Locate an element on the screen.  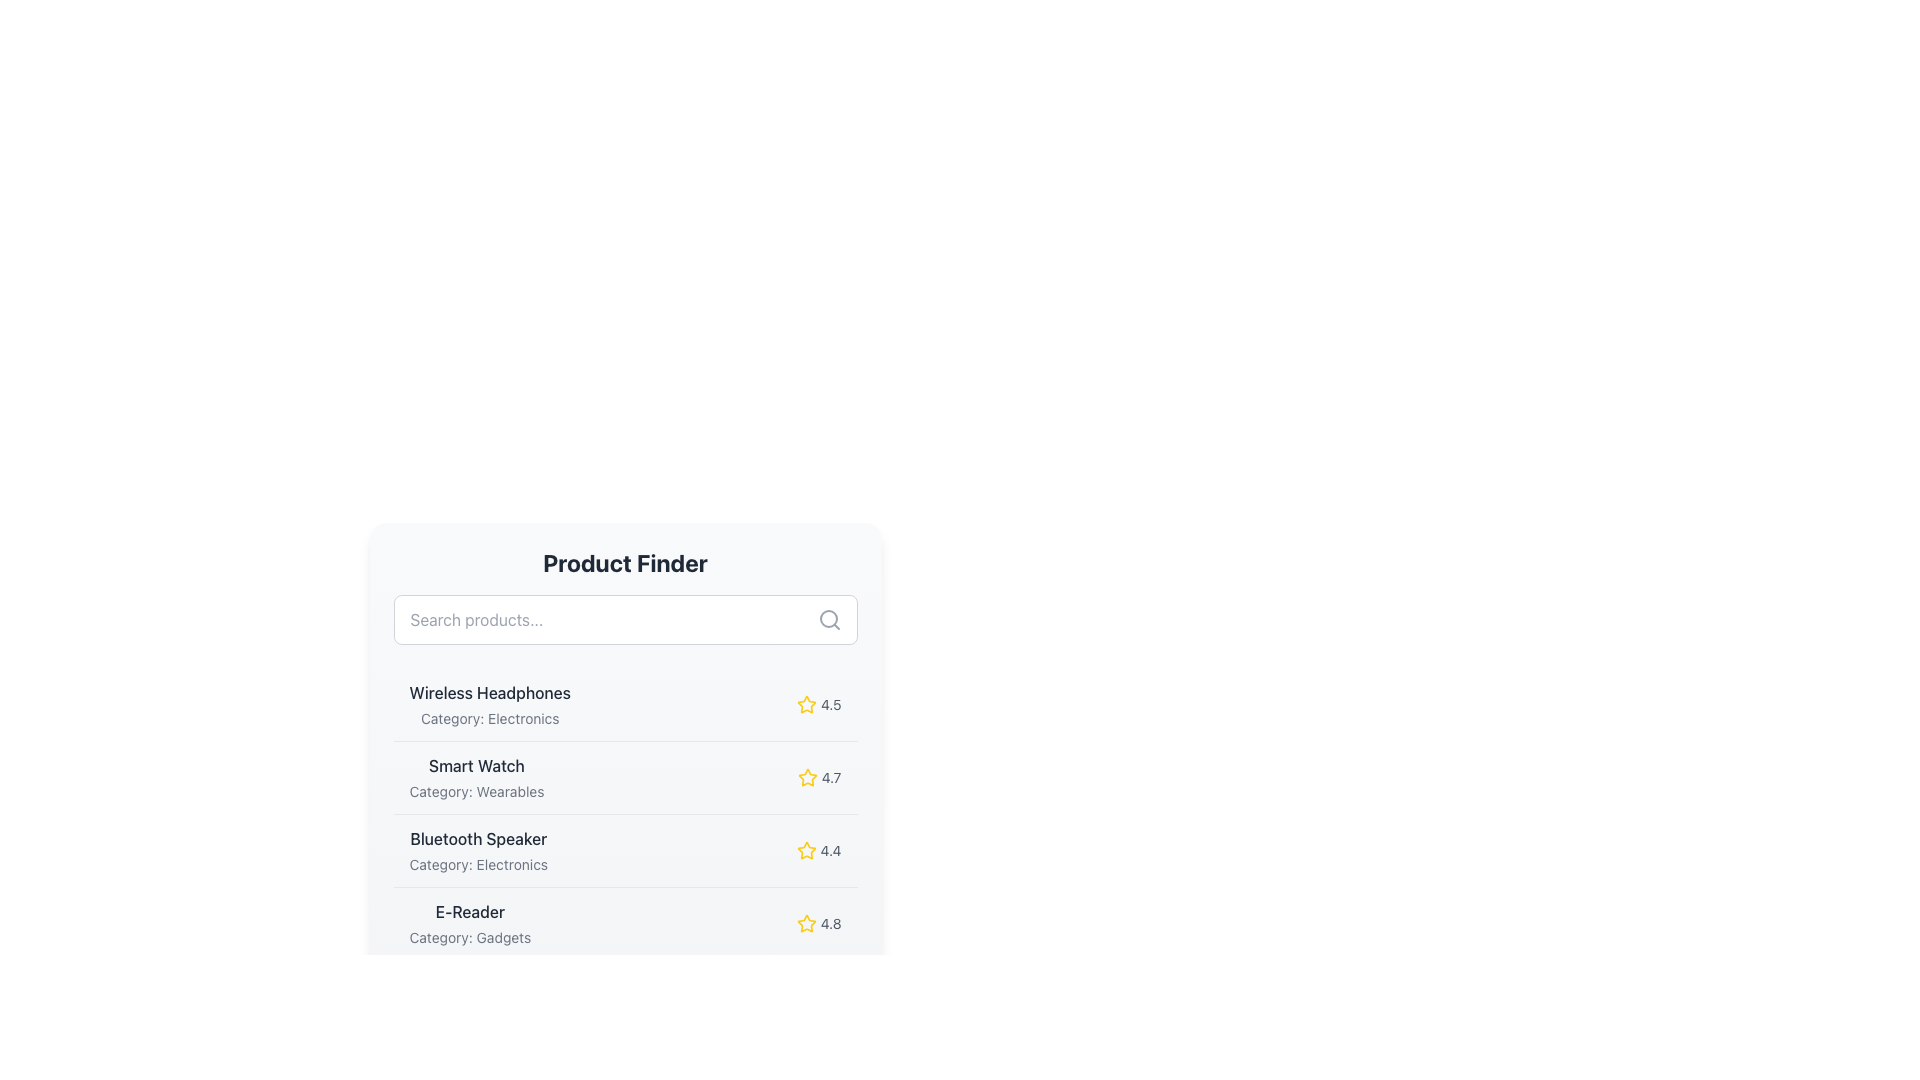
the Text Label indicating that 'Bluetooth Speaker' belongs to the 'Electronics' category, which is positioned below the 'Bluetooth Speaker' label in the third row of a vertically arranged list is located at coordinates (477, 863).